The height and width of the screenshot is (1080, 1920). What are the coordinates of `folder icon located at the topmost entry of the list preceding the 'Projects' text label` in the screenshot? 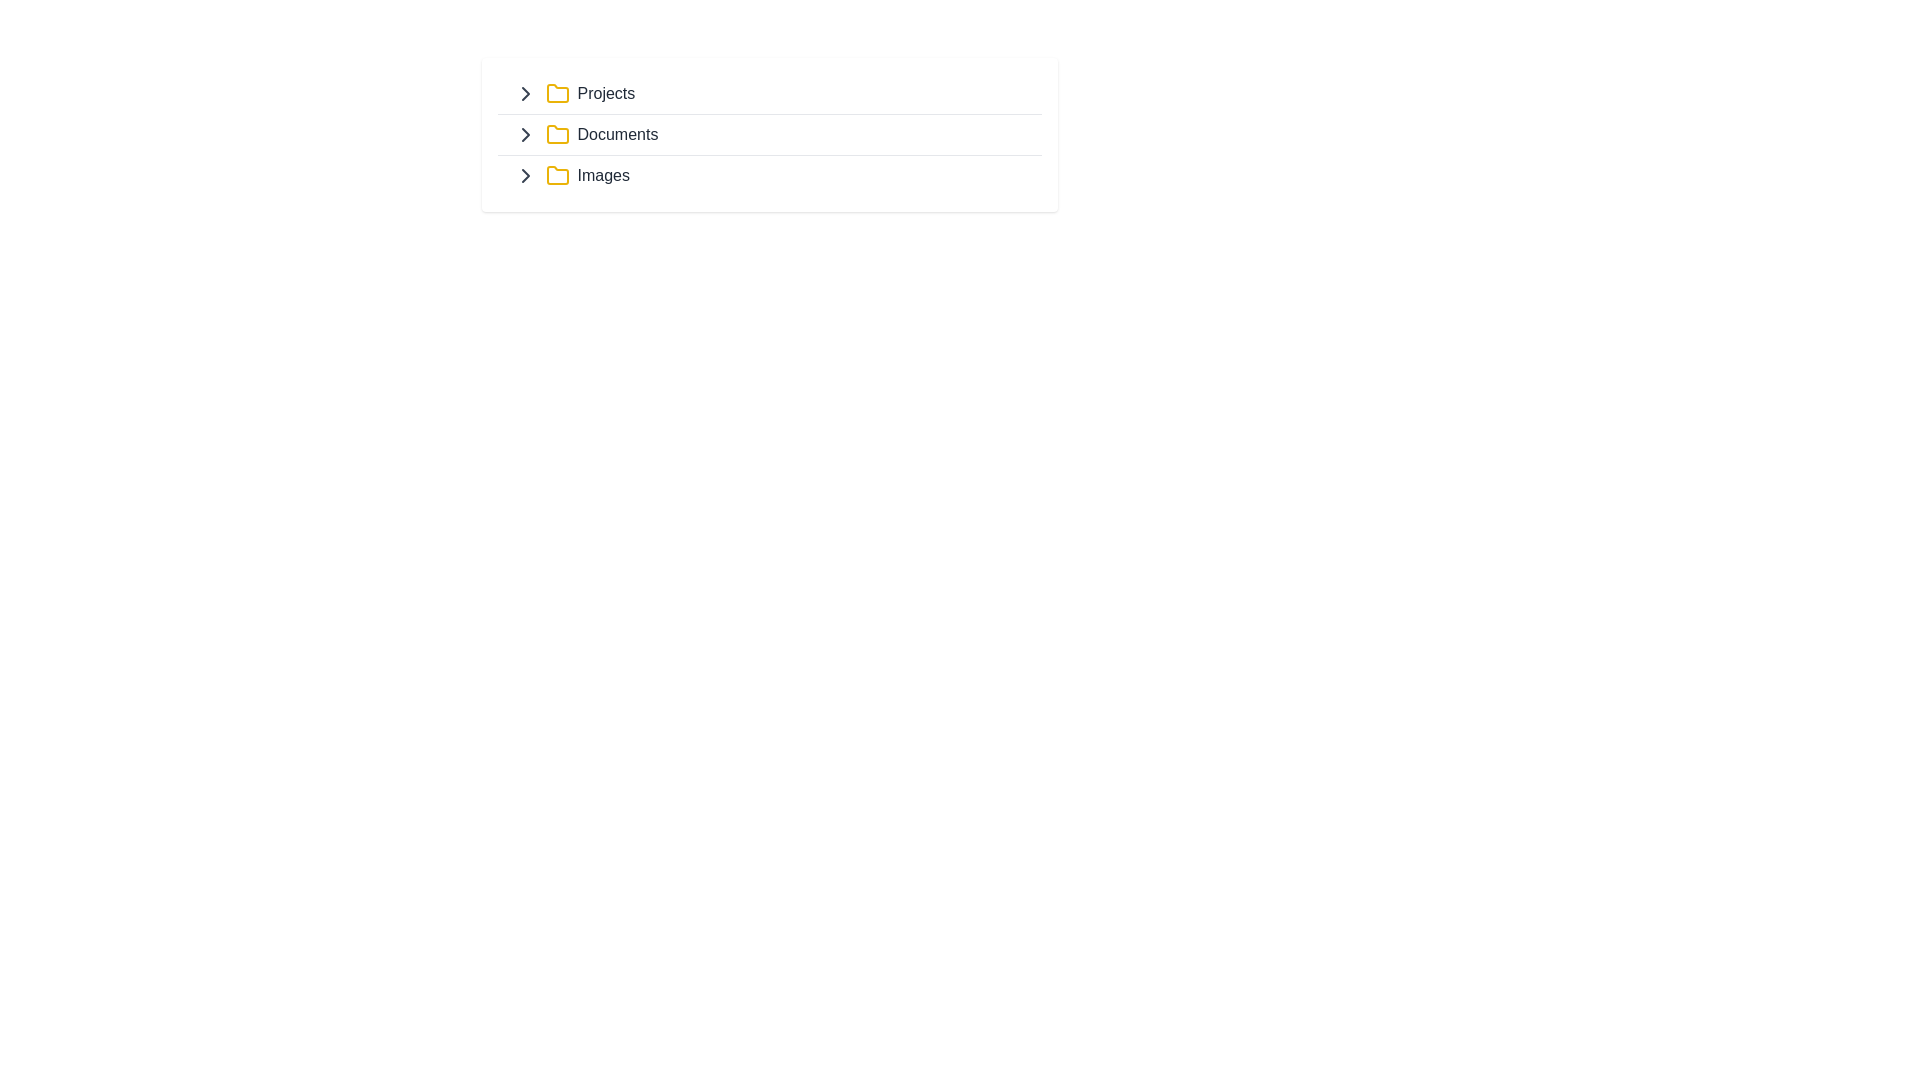 It's located at (557, 93).